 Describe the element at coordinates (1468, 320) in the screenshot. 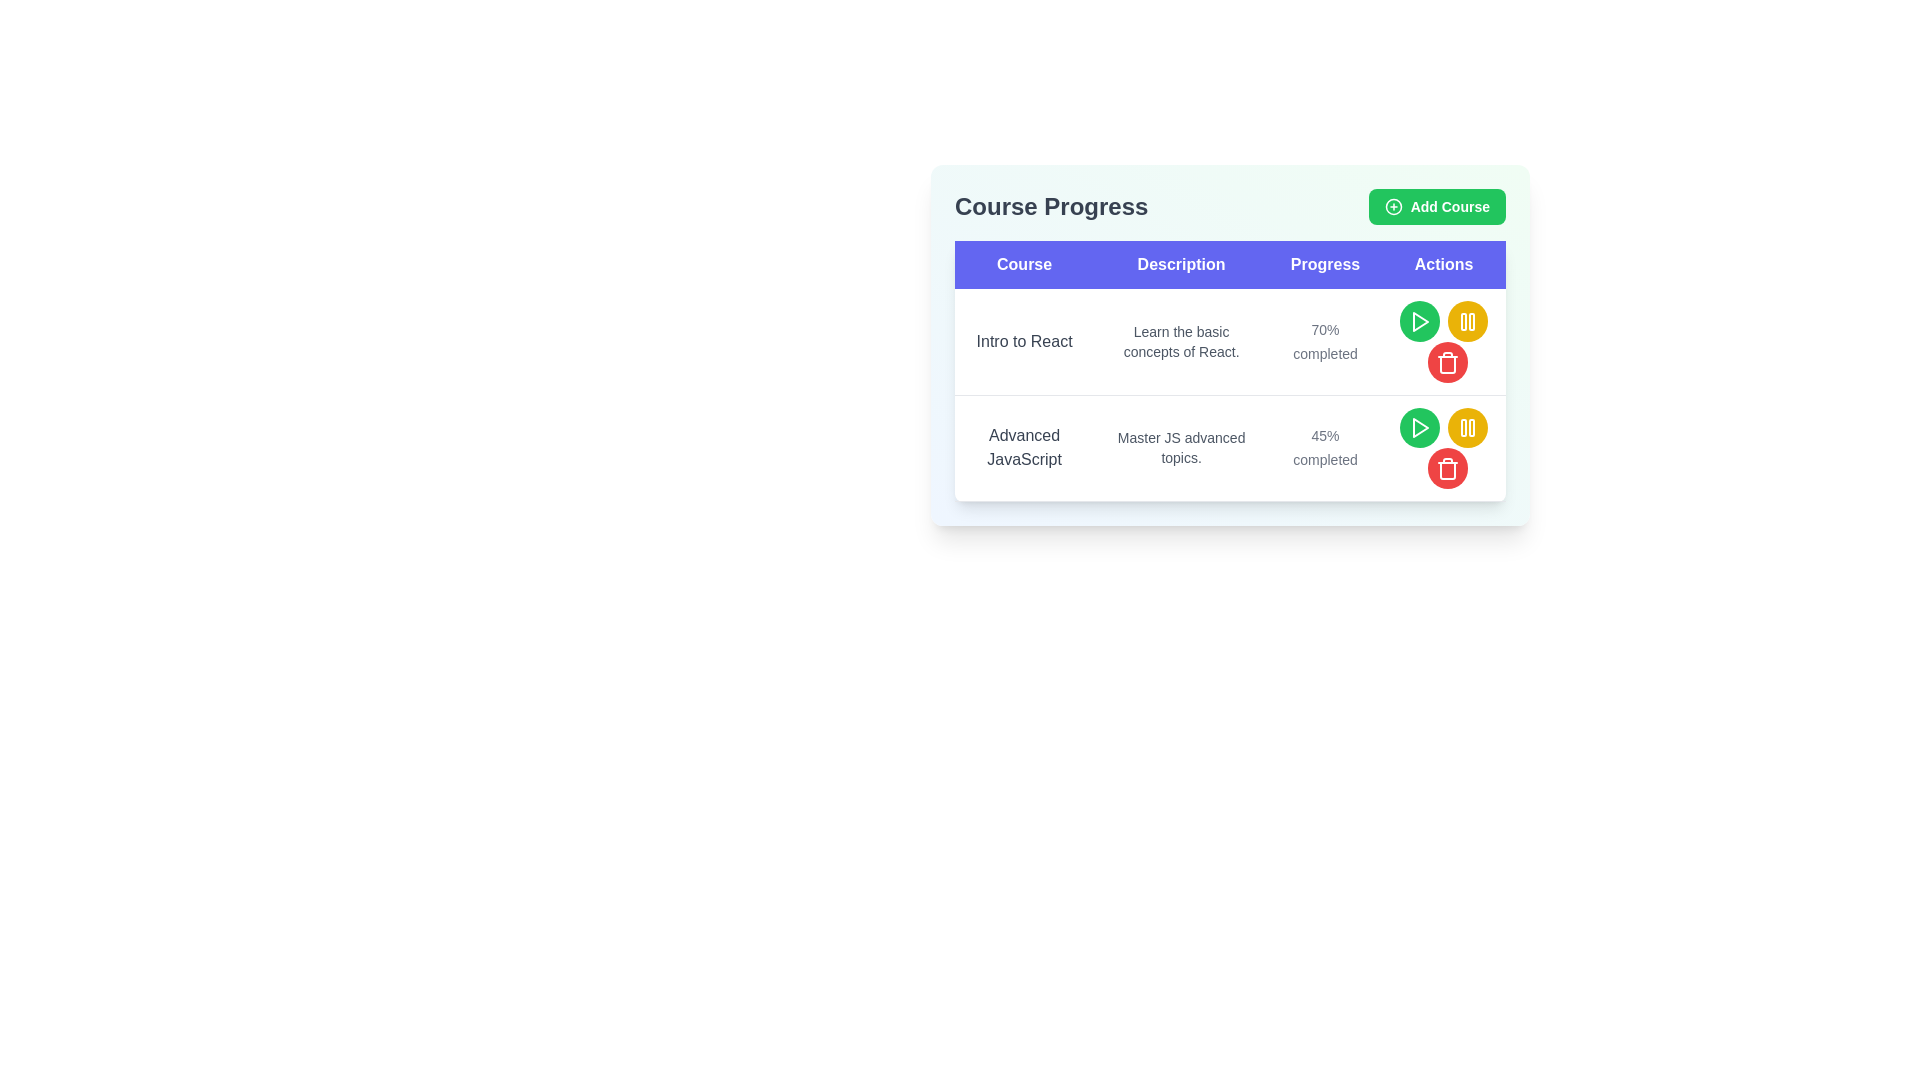

I see `the circular yellow button with a white pause icon located in the 'Actions' column for the 'Advanced JavaScript' course, which is the second button in that column` at that location.